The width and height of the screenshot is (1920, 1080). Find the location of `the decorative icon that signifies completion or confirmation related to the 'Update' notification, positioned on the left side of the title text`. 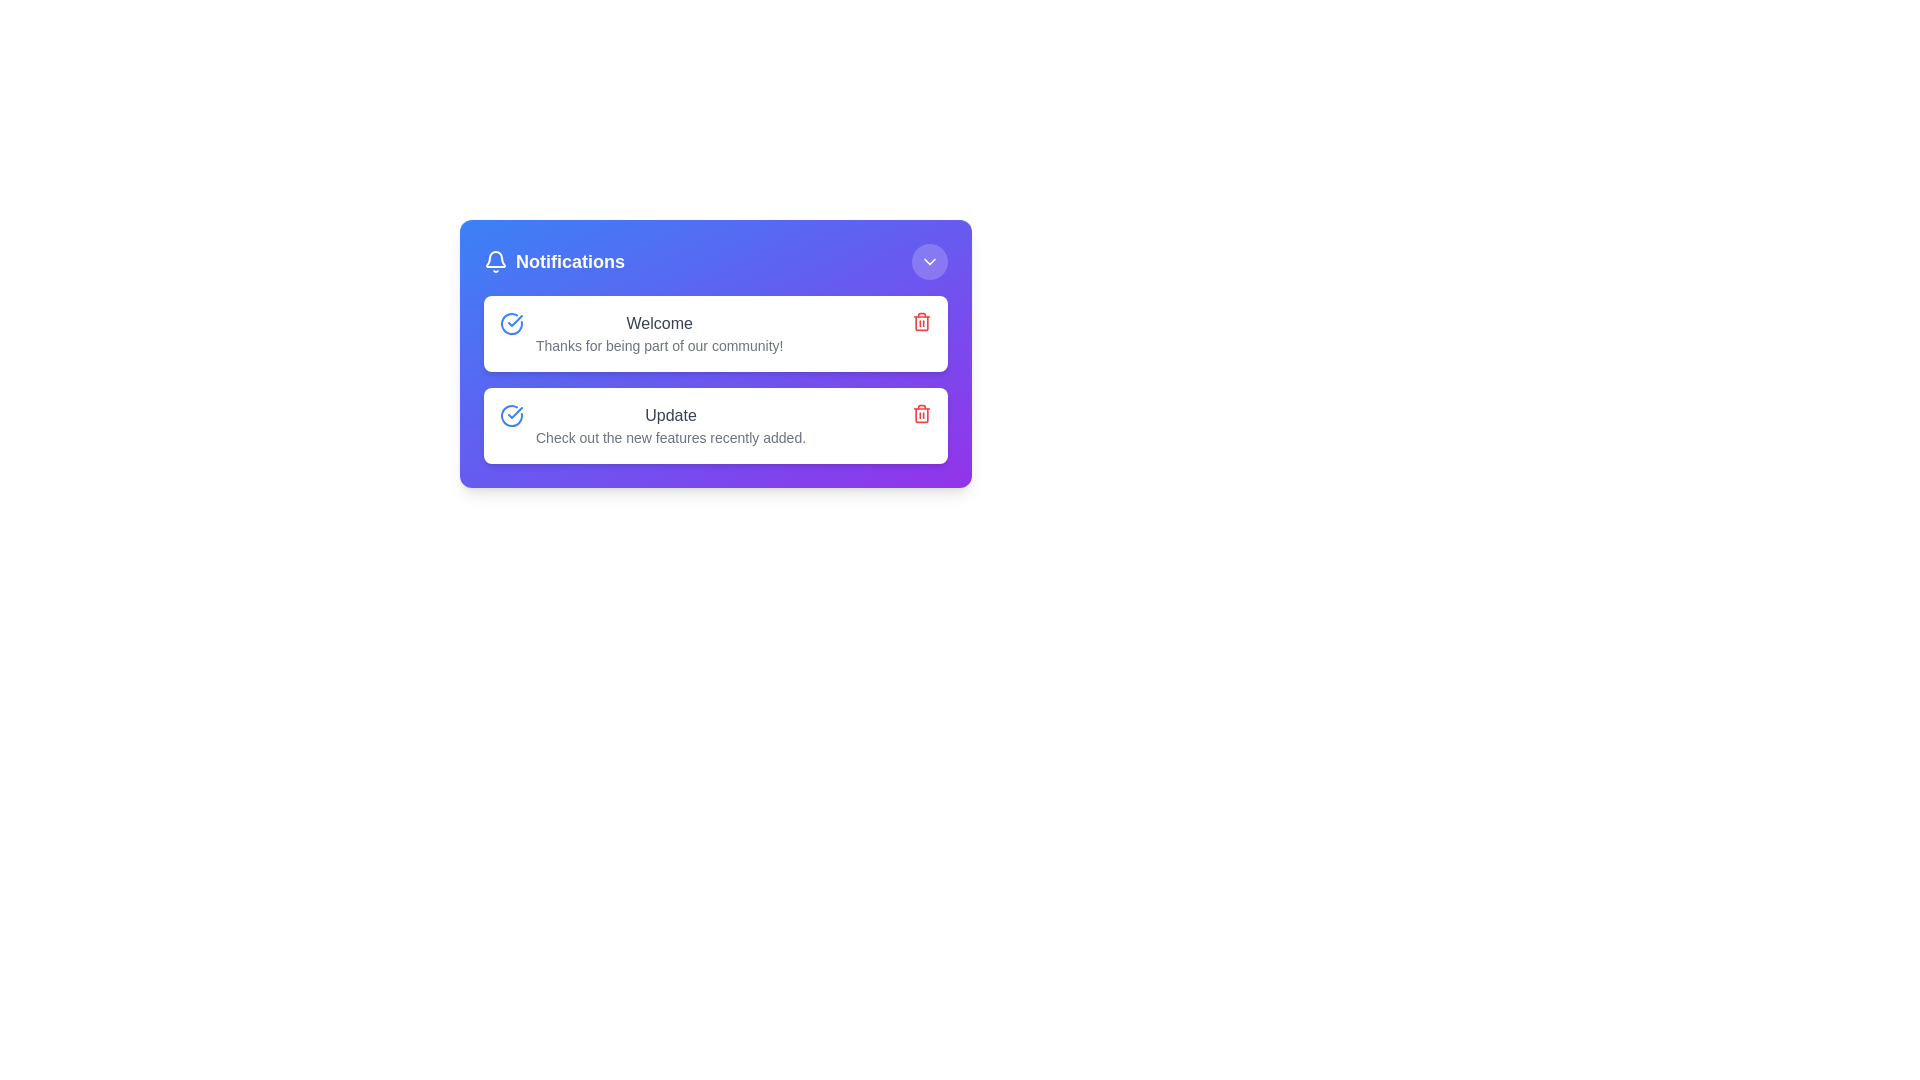

the decorative icon that signifies completion or confirmation related to the 'Update' notification, positioned on the left side of the title text is located at coordinates (512, 415).